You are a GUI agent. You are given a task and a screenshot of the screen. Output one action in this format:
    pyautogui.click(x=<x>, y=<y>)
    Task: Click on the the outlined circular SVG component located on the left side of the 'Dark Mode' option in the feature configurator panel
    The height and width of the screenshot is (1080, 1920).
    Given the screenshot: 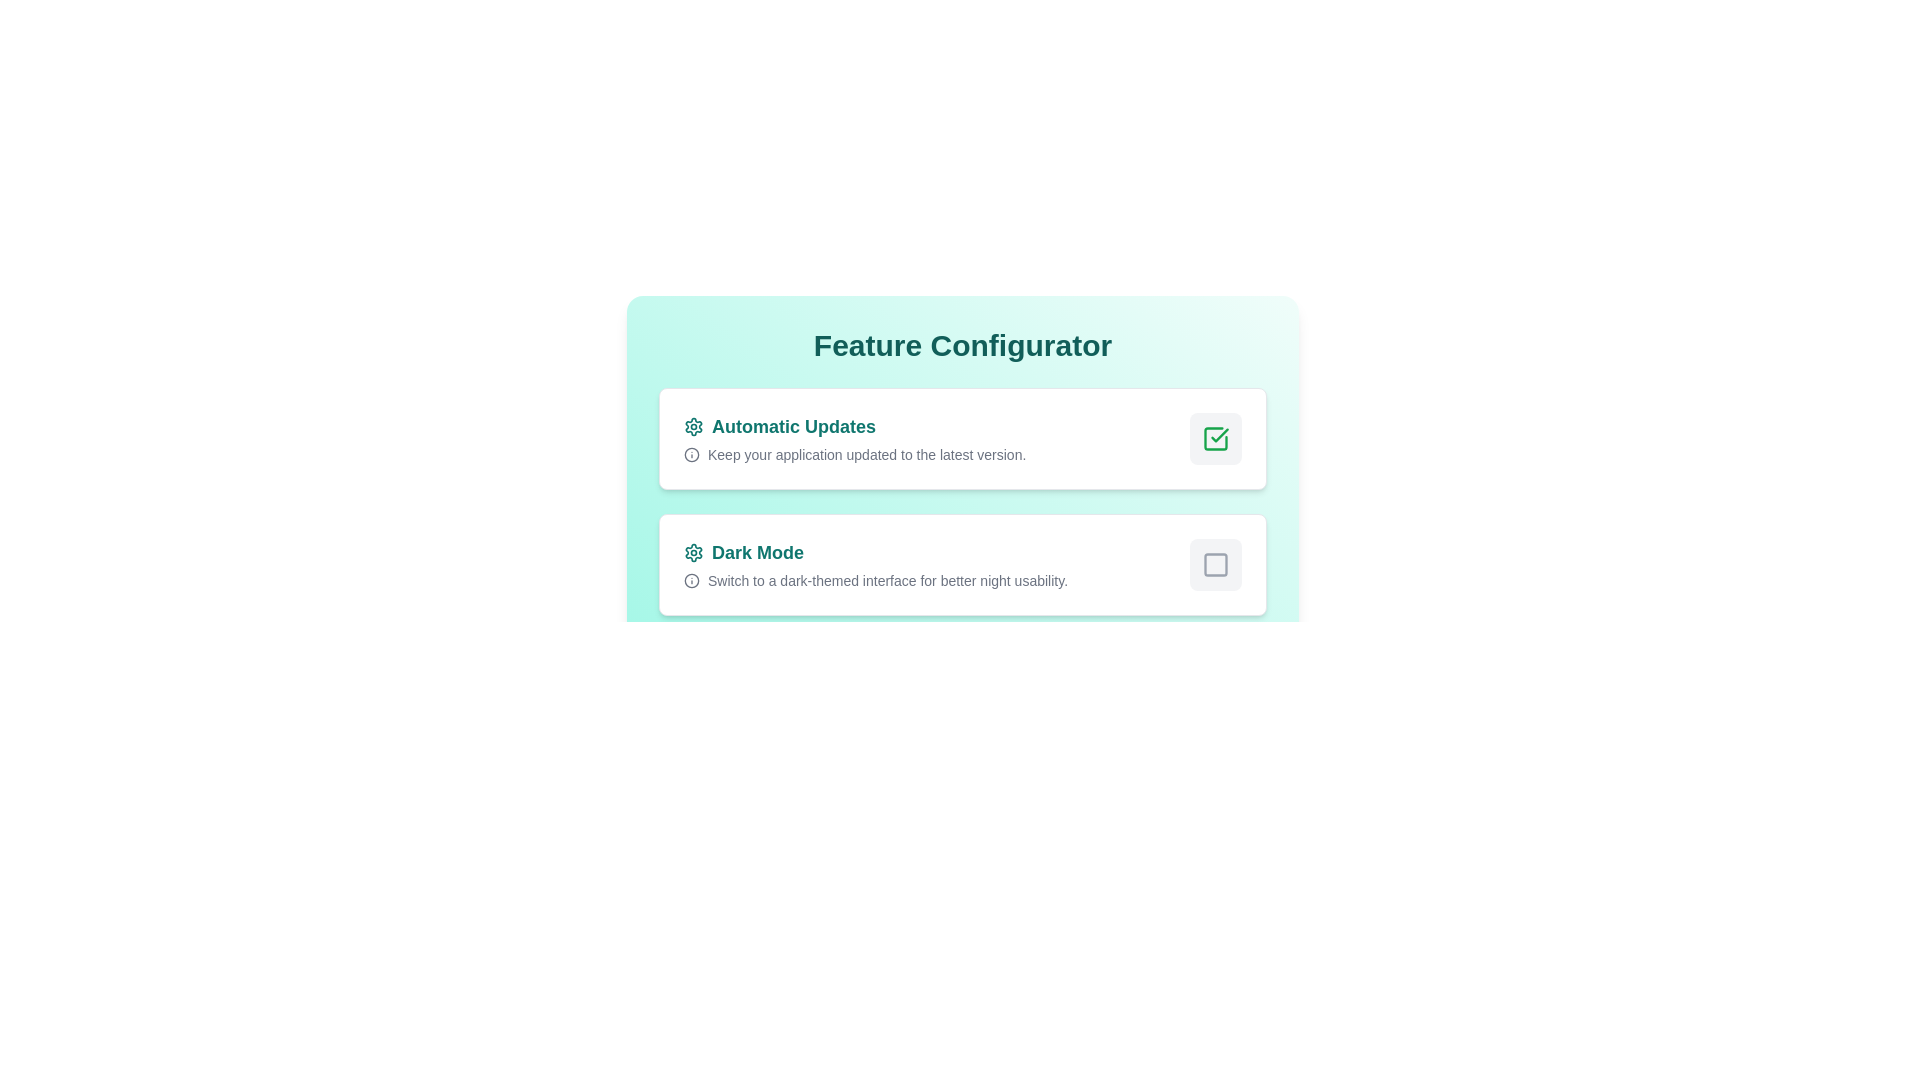 What is the action you would take?
    pyautogui.click(x=691, y=581)
    